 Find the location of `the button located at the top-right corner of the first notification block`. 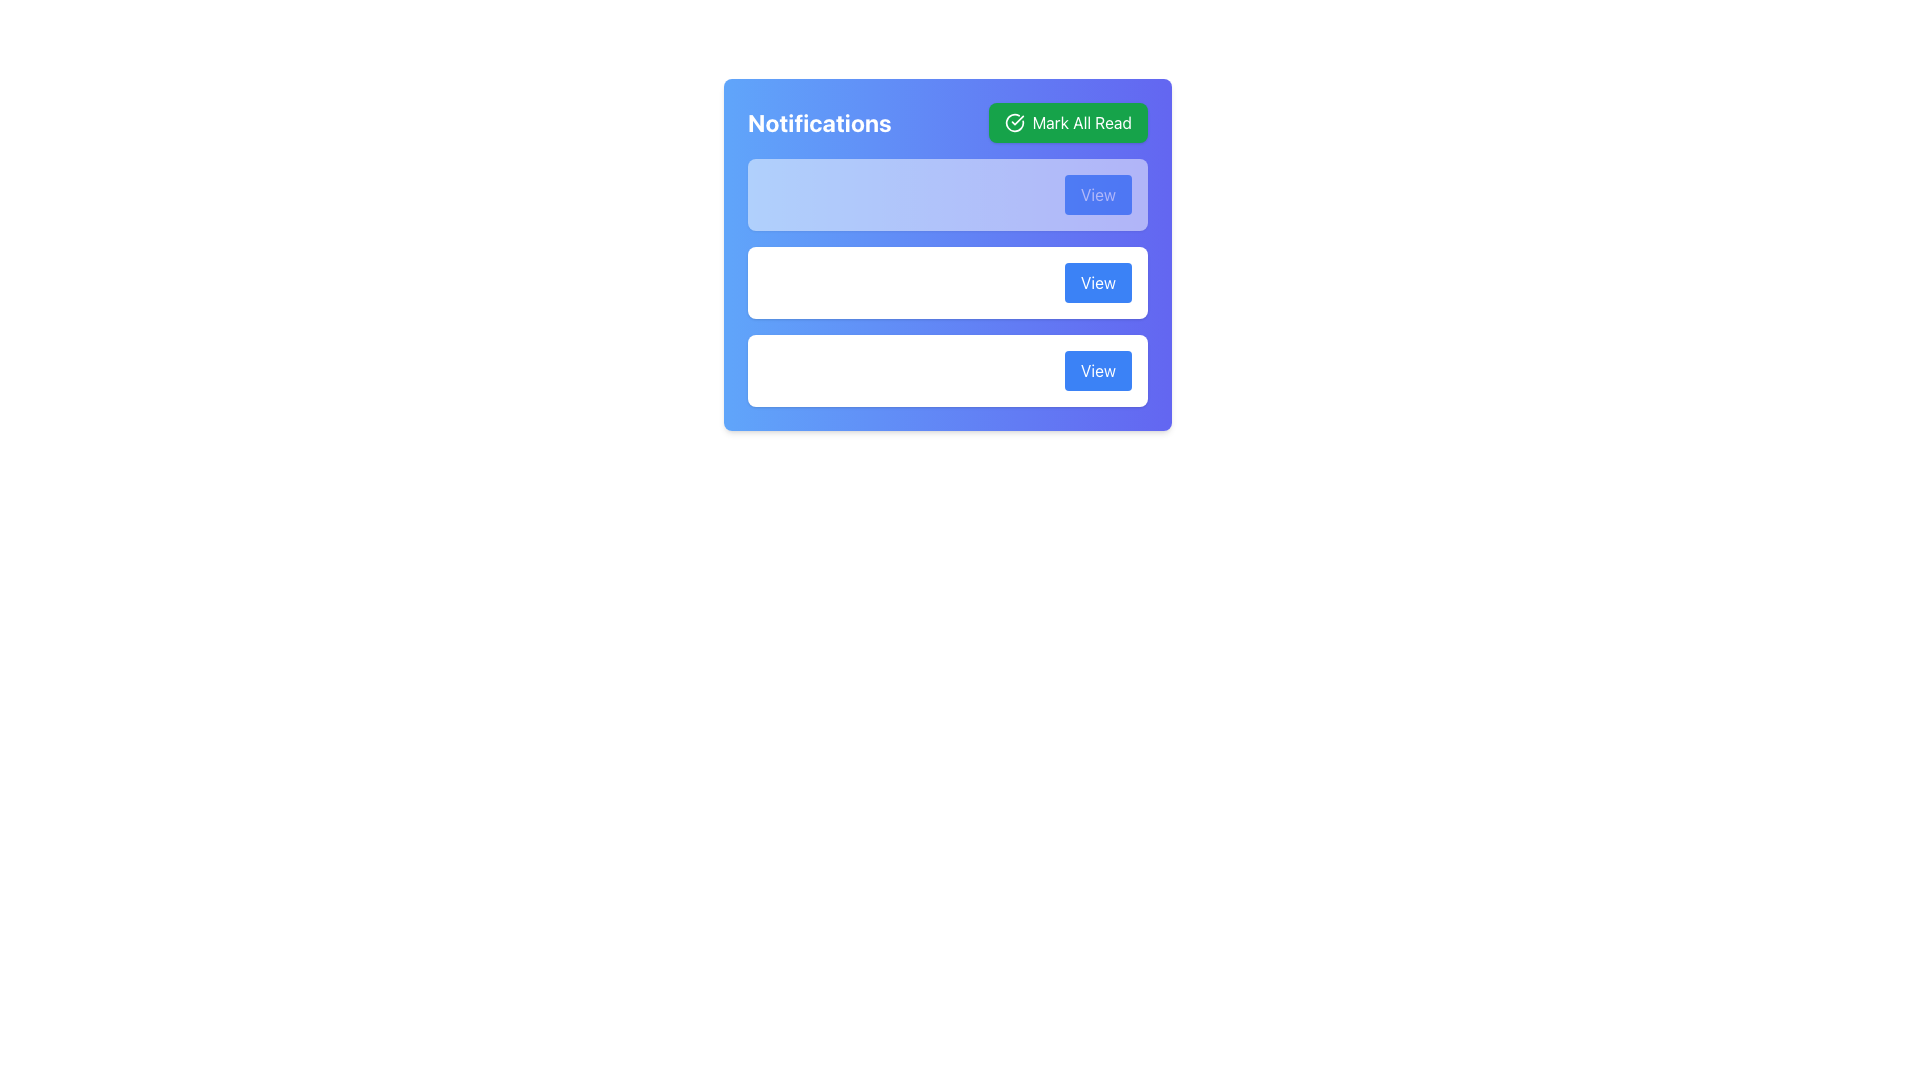

the button located at the top-right corner of the first notification block is located at coordinates (1097, 195).